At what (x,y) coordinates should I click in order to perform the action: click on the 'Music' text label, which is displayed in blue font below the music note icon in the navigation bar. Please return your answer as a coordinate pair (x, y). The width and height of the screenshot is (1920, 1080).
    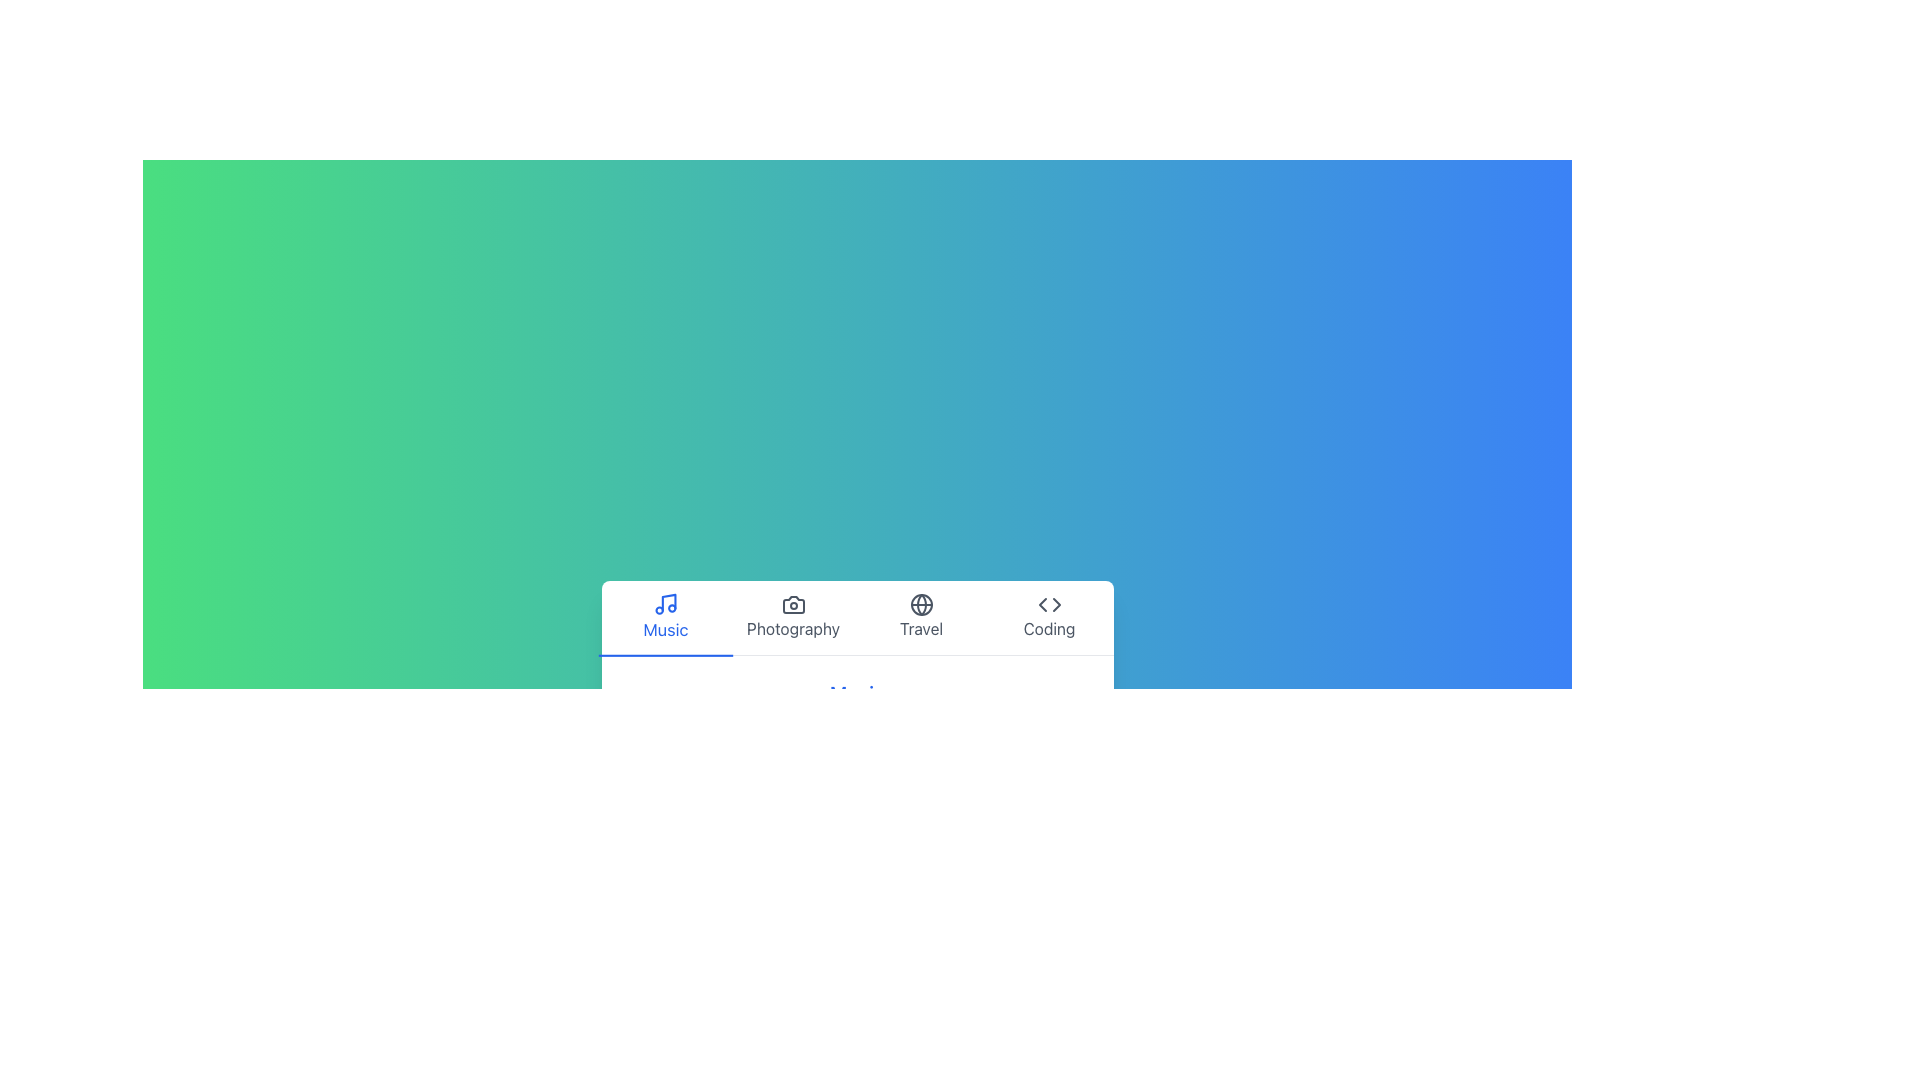
    Looking at the image, I should click on (665, 628).